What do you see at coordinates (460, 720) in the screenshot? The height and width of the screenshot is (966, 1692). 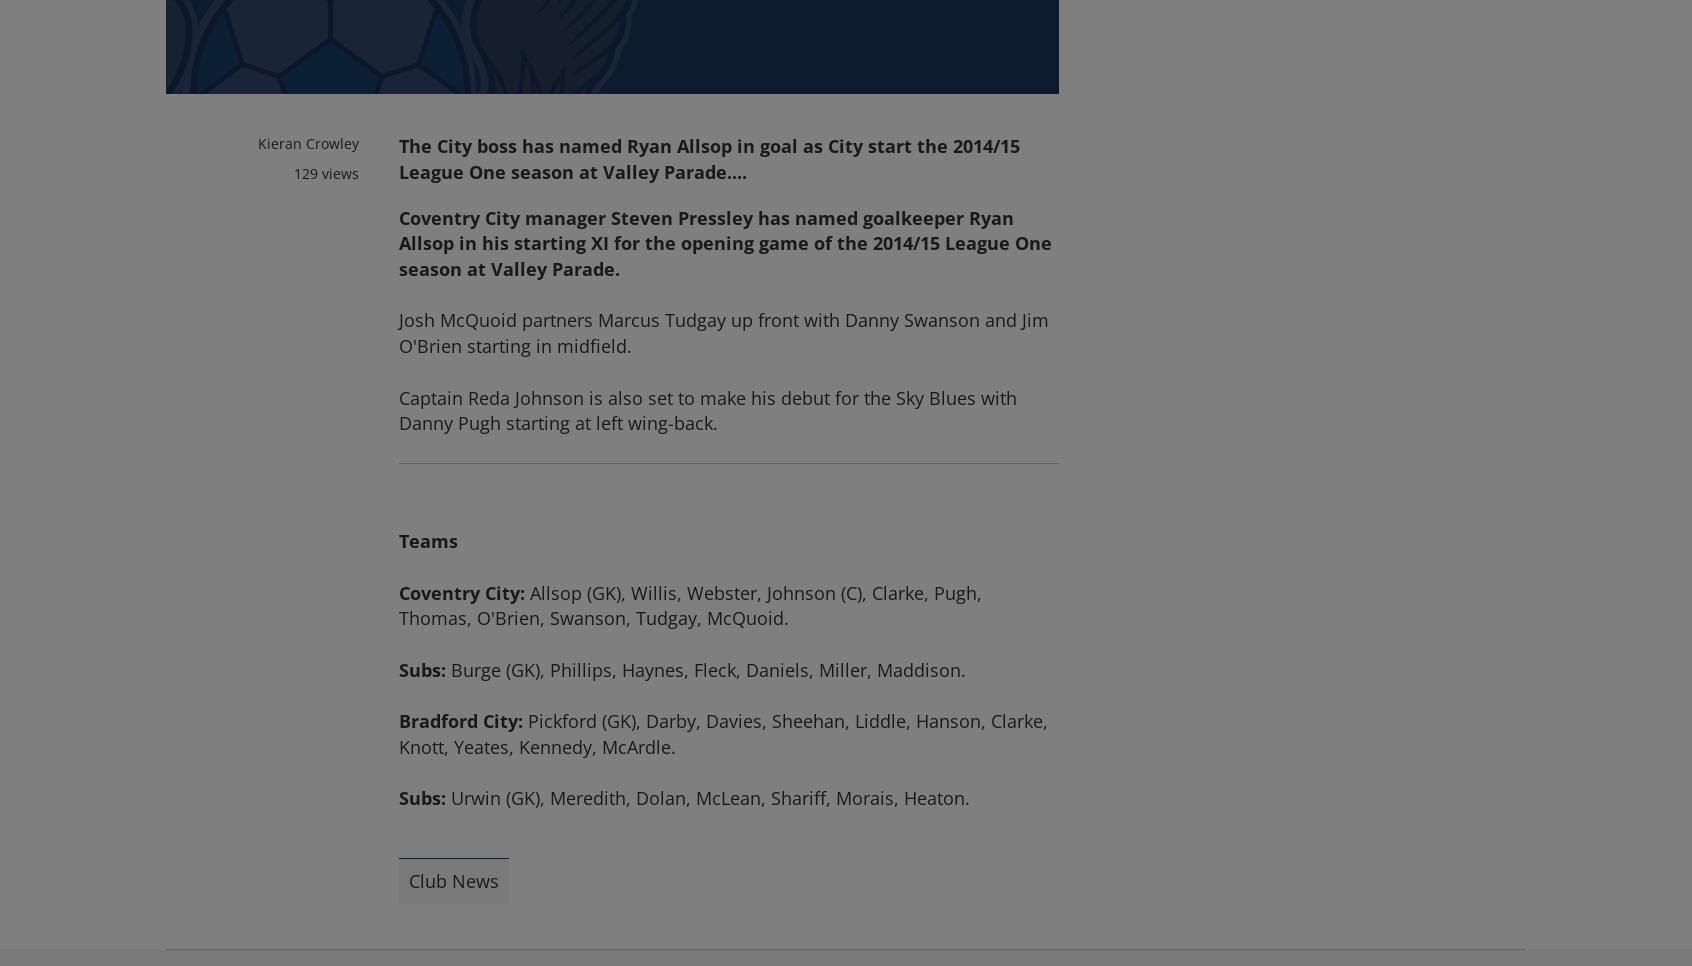 I see `'Bradford City:'` at bounding box center [460, 720].